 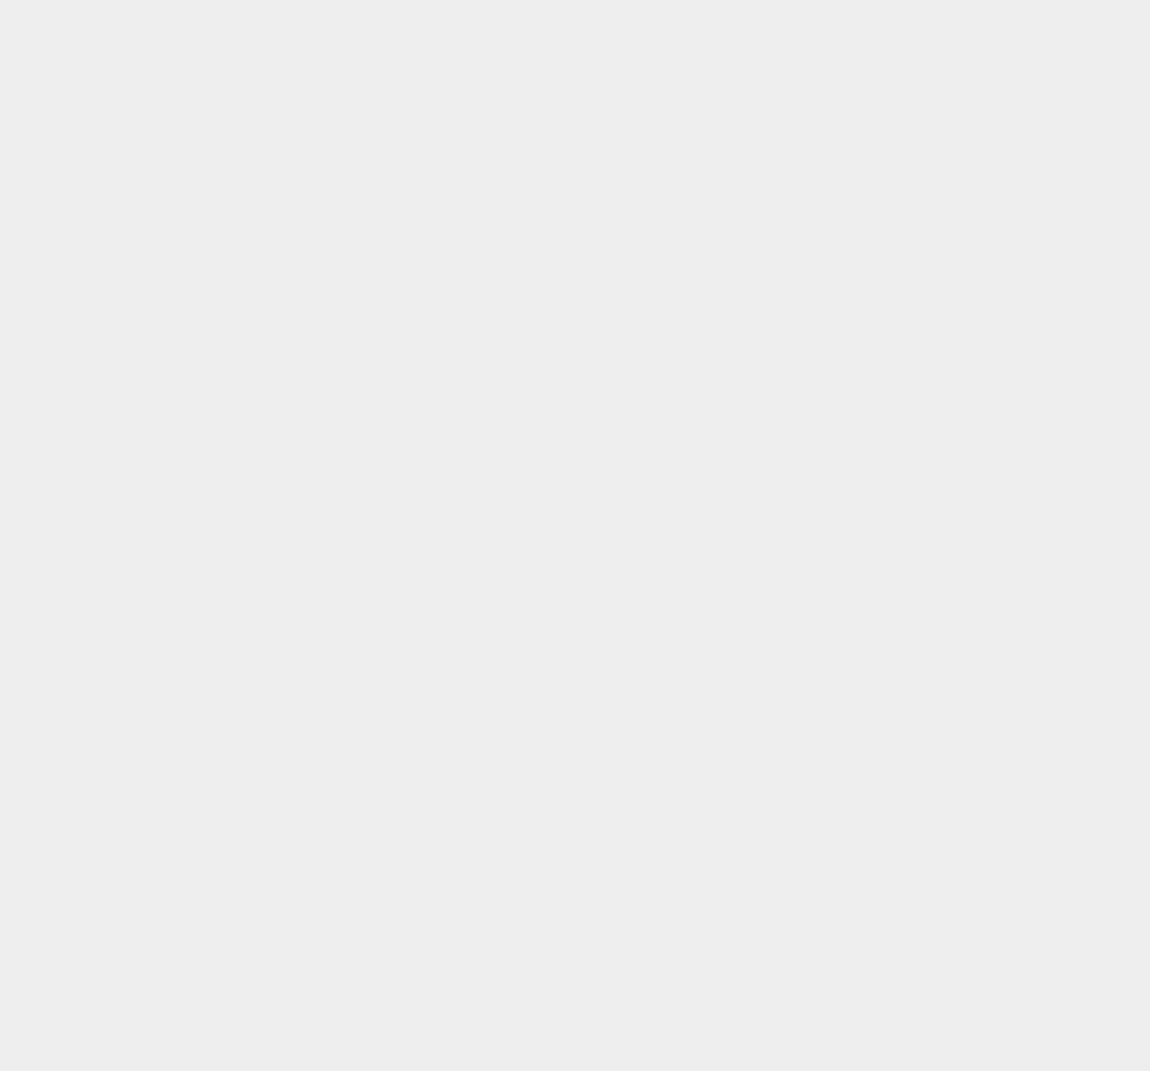 What do you see at coordinates (878, 362) in the screenshot?
I see `'Facebook Developers'` at bounding box center [878, 362].